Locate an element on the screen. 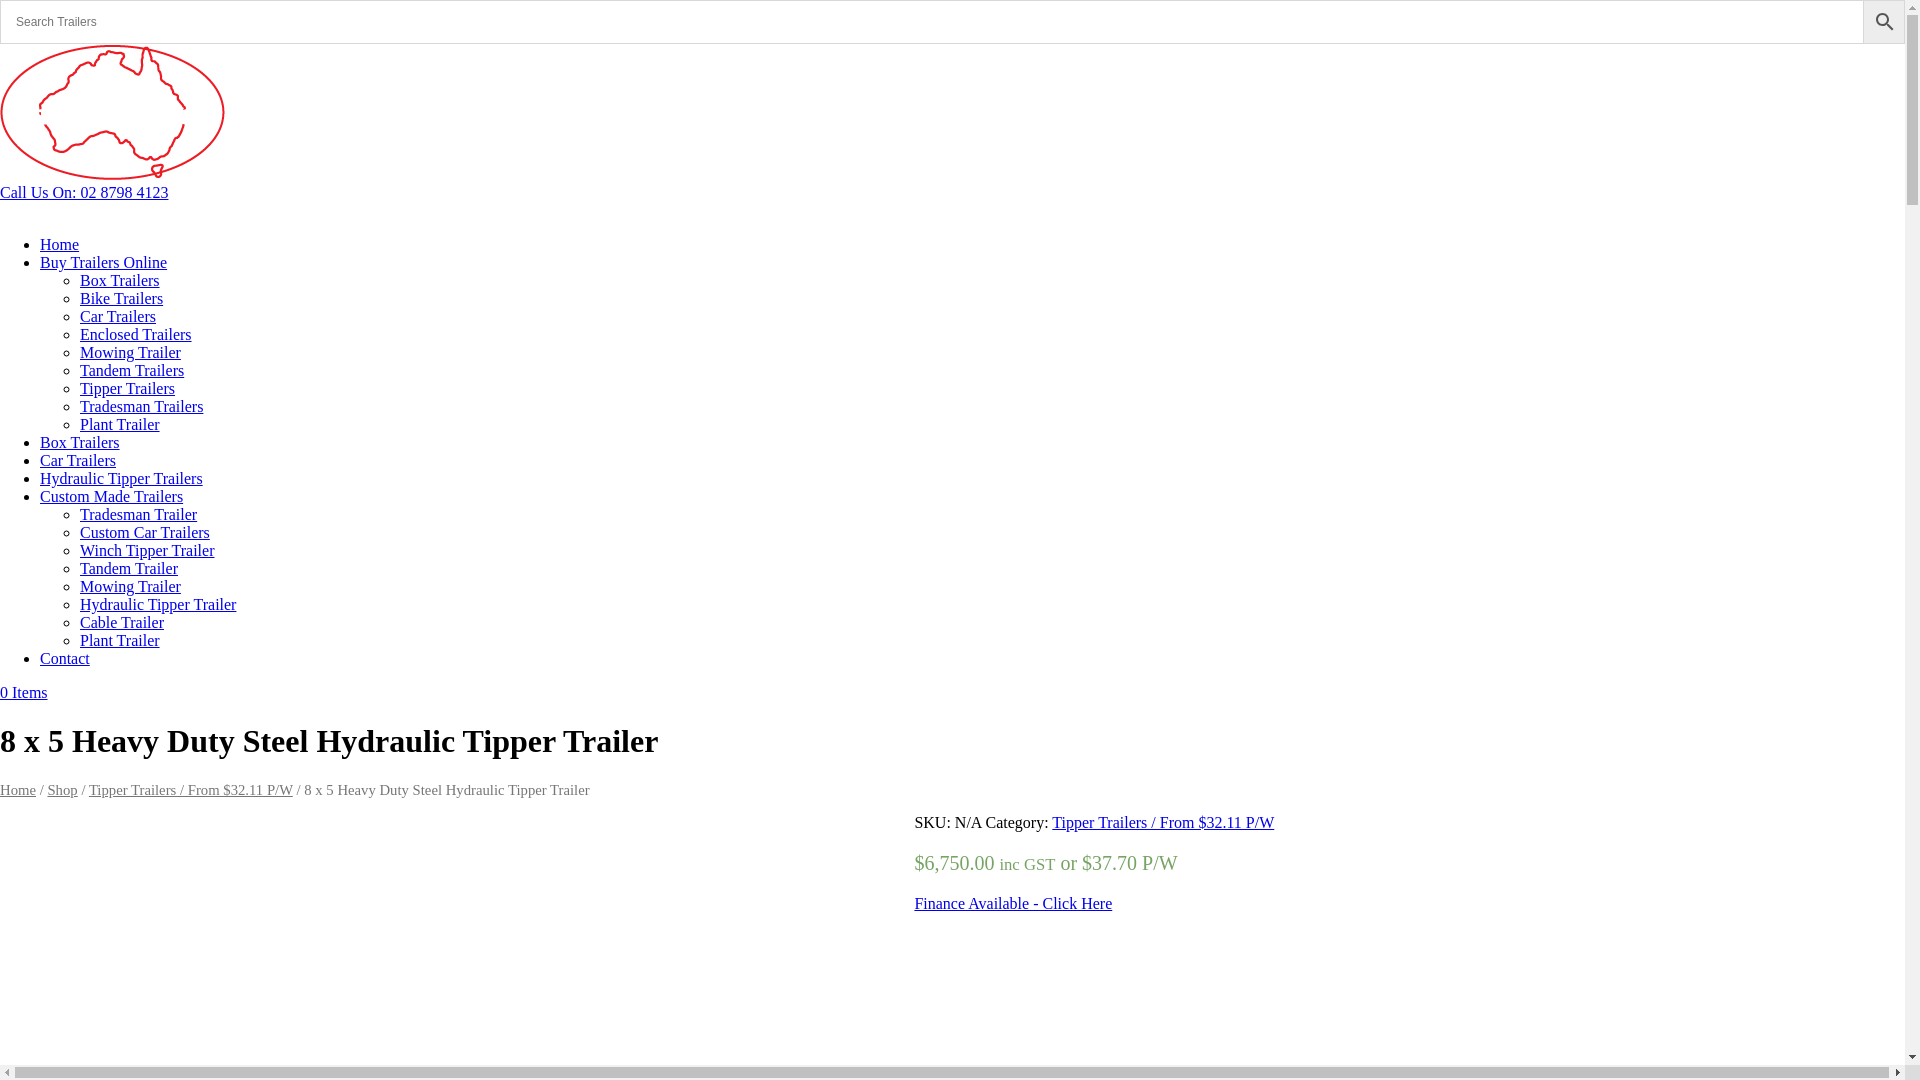 Image resolution: width=1920 pixels, height=1080 pixels. 'Contact' is located at coordinates (39, 658).